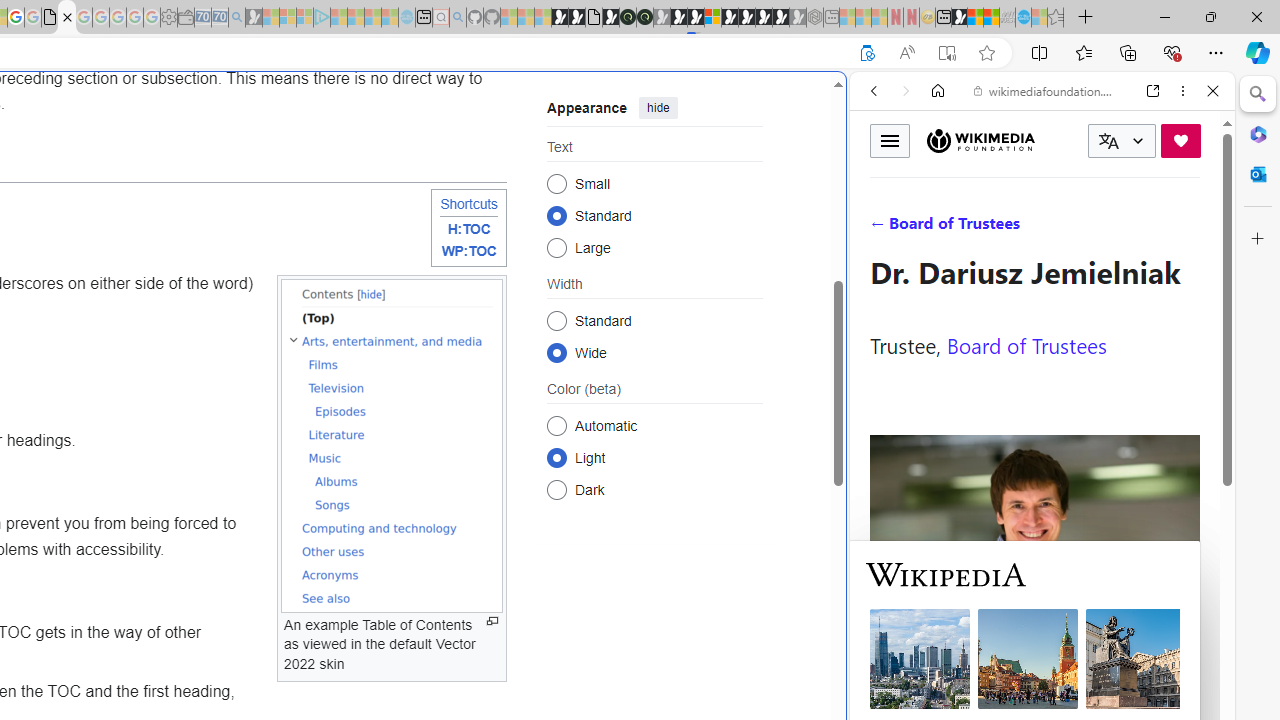 The image size is (1280, 720). Describe the element at coordinates (1108, 140) in the screenshot. I see `'Class: i icon icon-translate language-switcher__icon'` at that location.